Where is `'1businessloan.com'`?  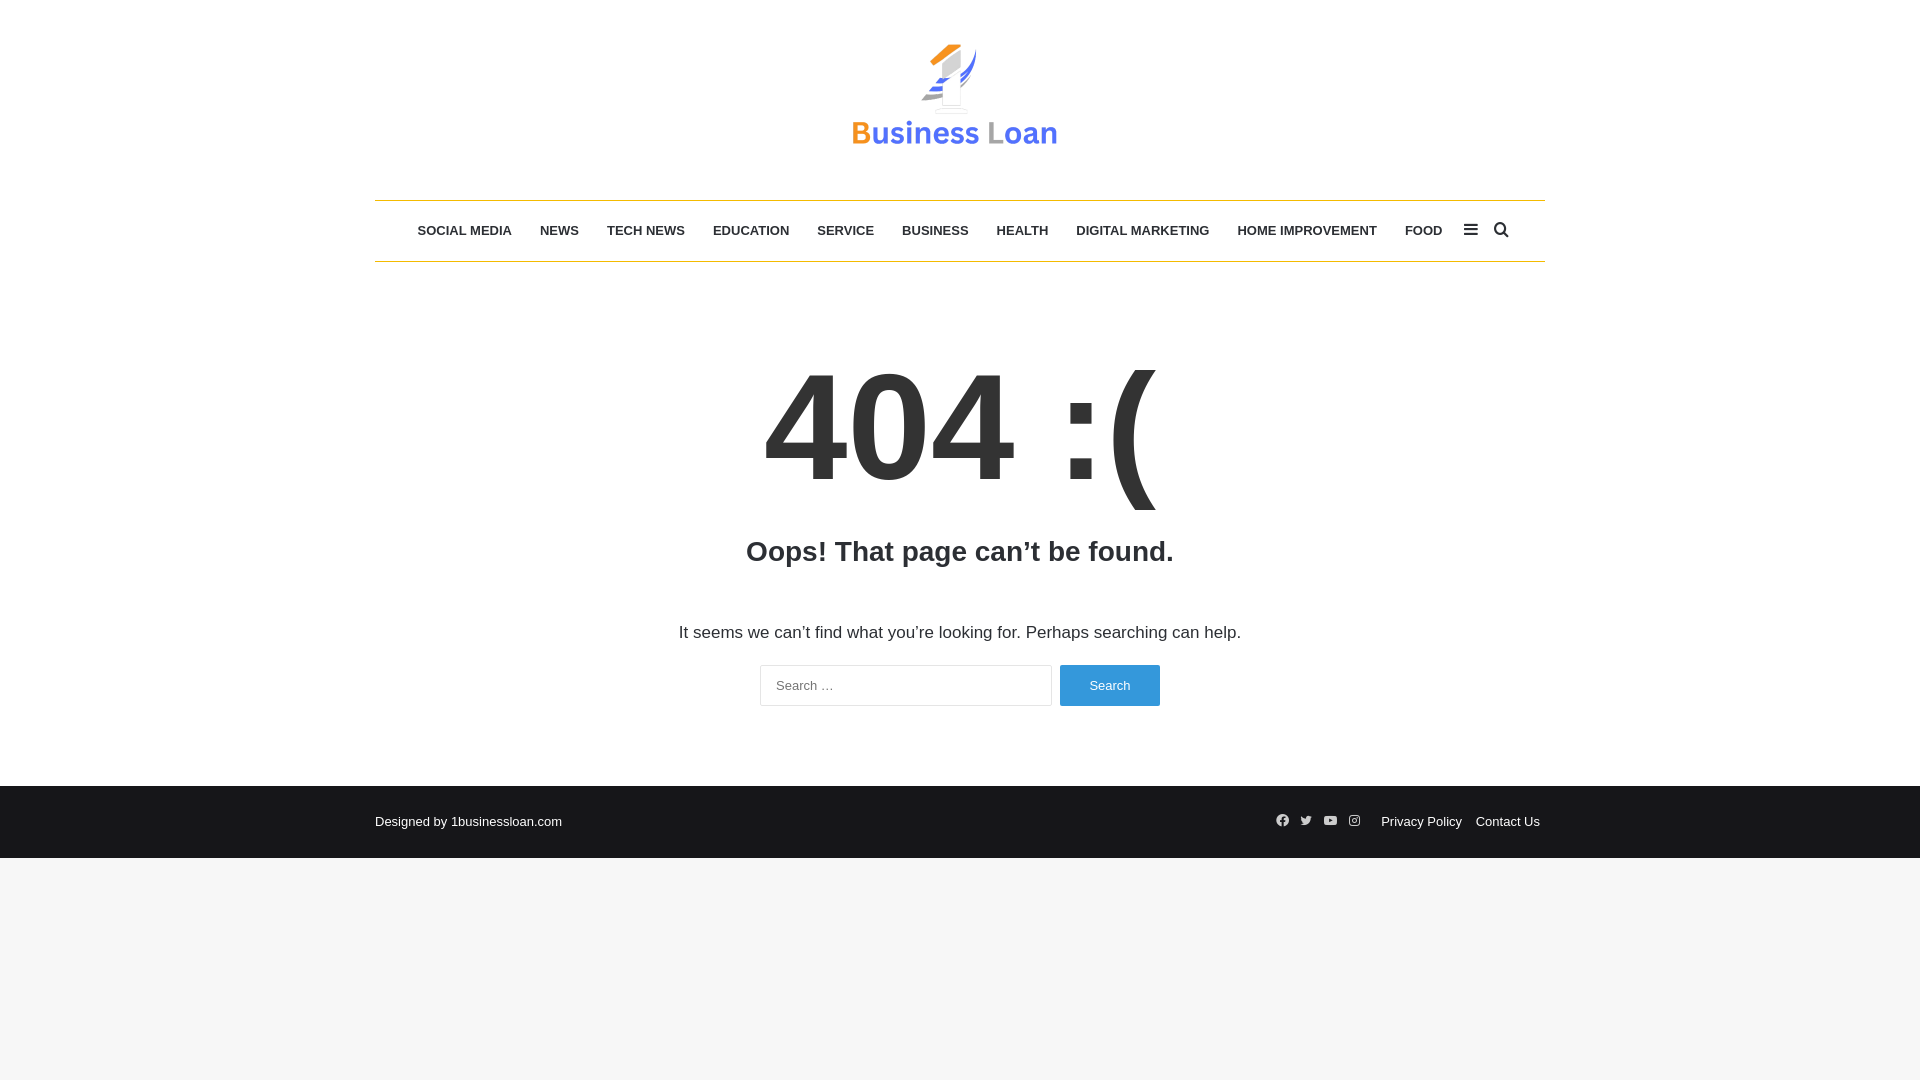
'1businessloan.com' is located at coordinates (506, 821).